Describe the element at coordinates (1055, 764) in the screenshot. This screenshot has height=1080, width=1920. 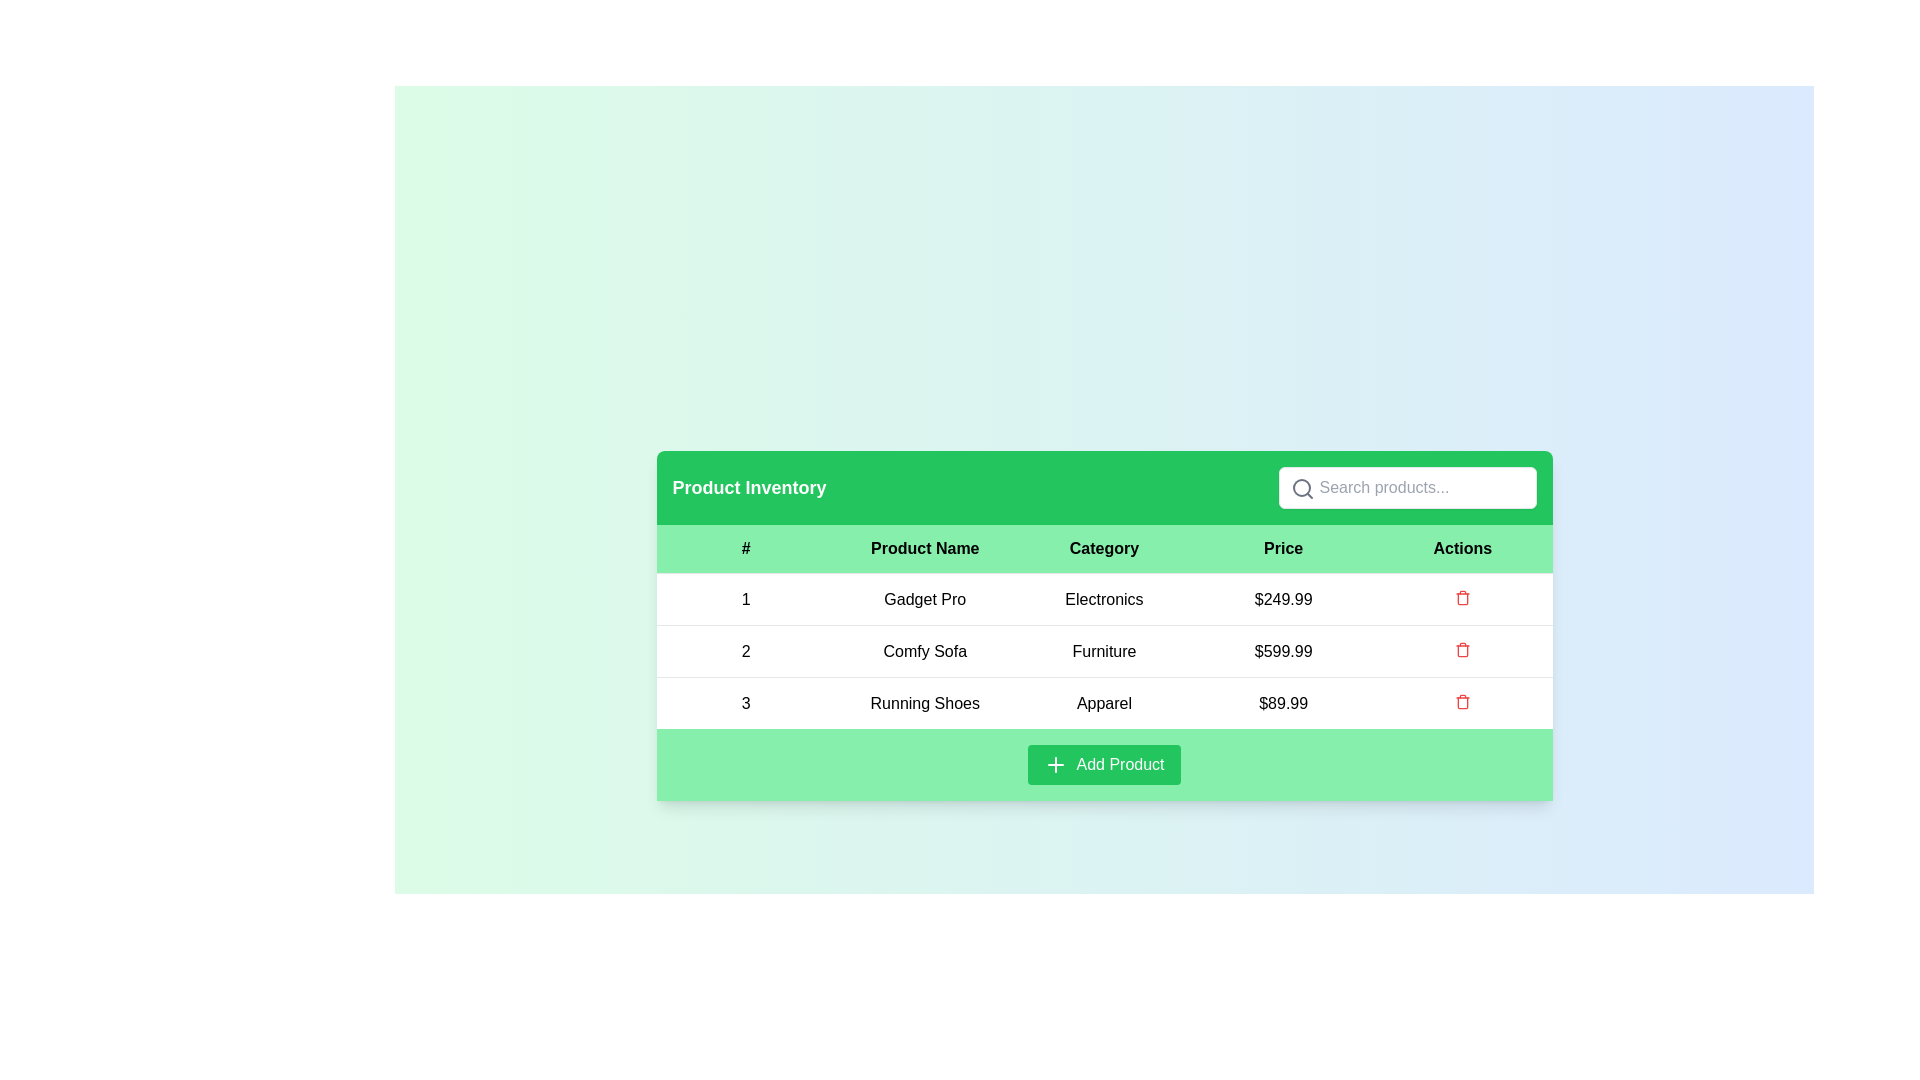
I see `the circular plus icon with a white '+' symbol, which is the leftmost component of the 'Add Product' button located below the product table` at that location.